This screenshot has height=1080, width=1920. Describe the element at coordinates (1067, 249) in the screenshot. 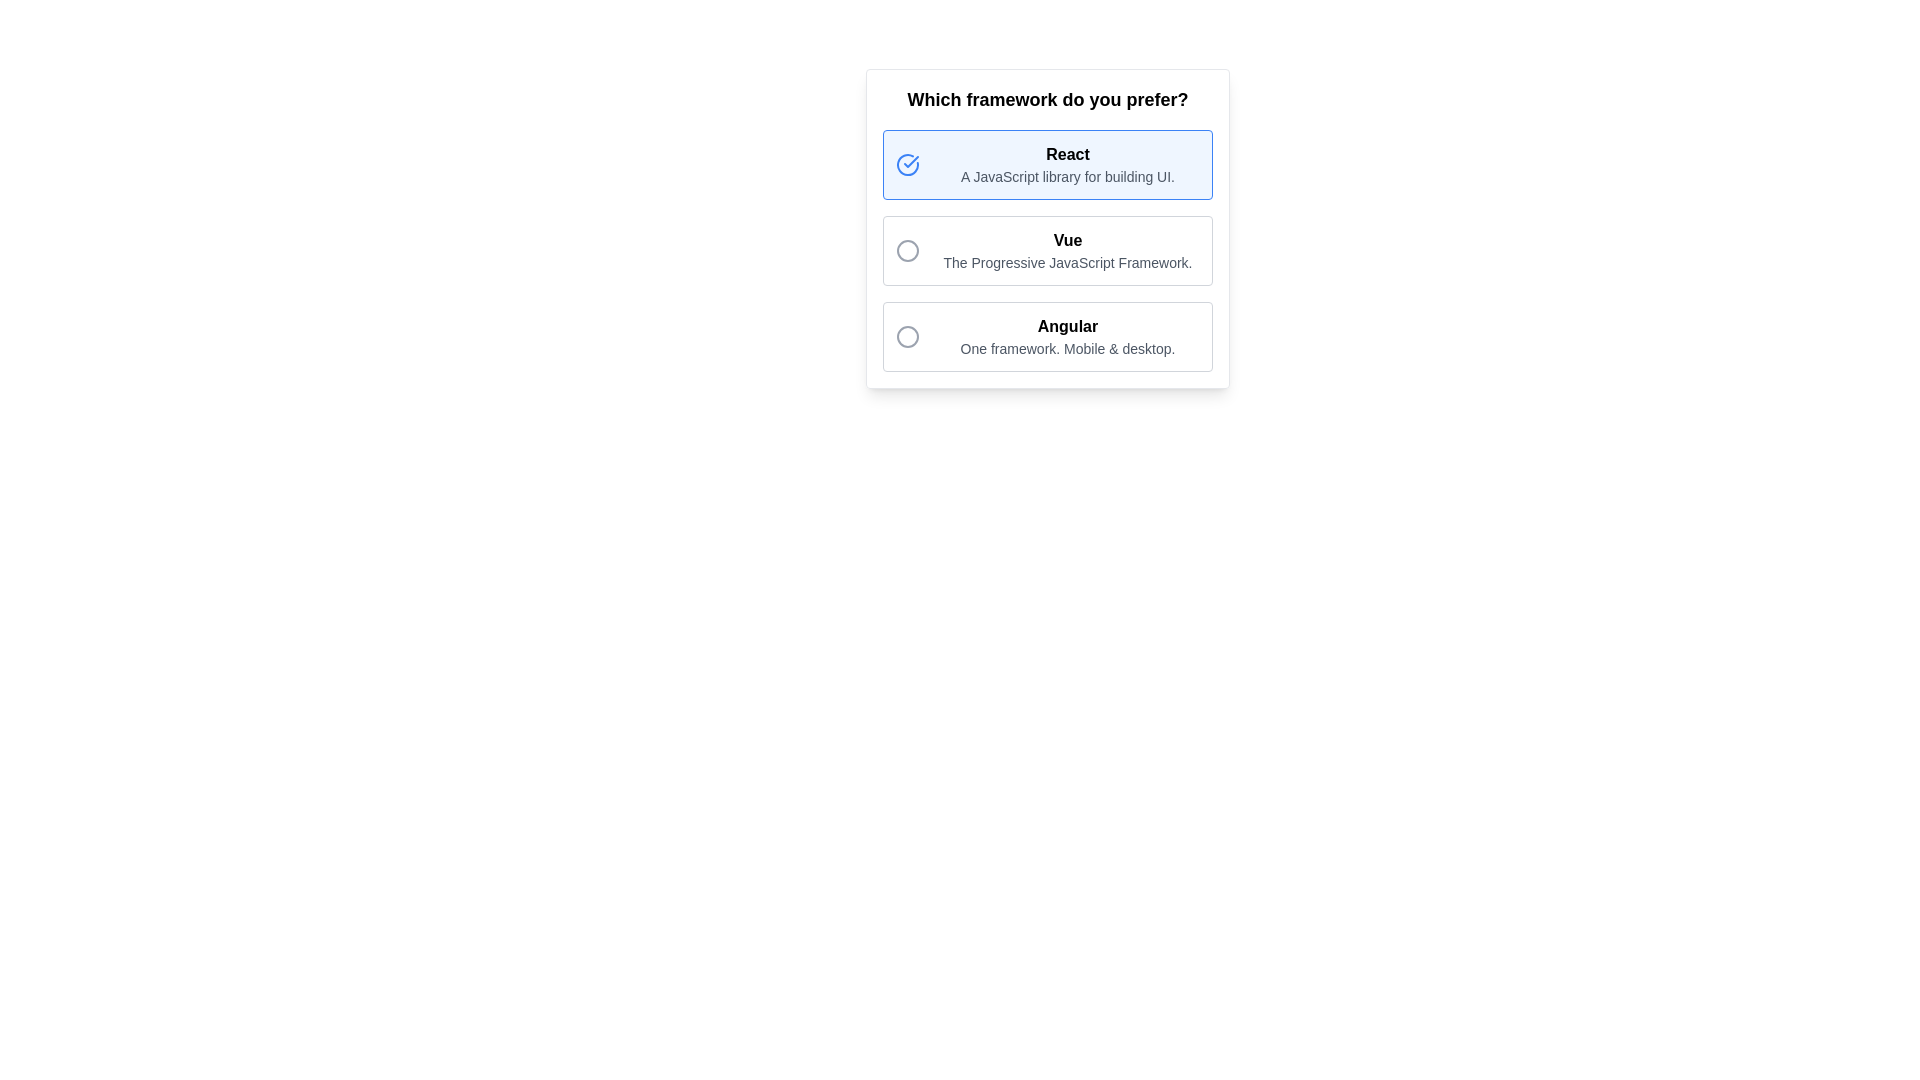

I see `the middle text-based selectable option for the Vue JavaScript framework in the survey form` at that location.